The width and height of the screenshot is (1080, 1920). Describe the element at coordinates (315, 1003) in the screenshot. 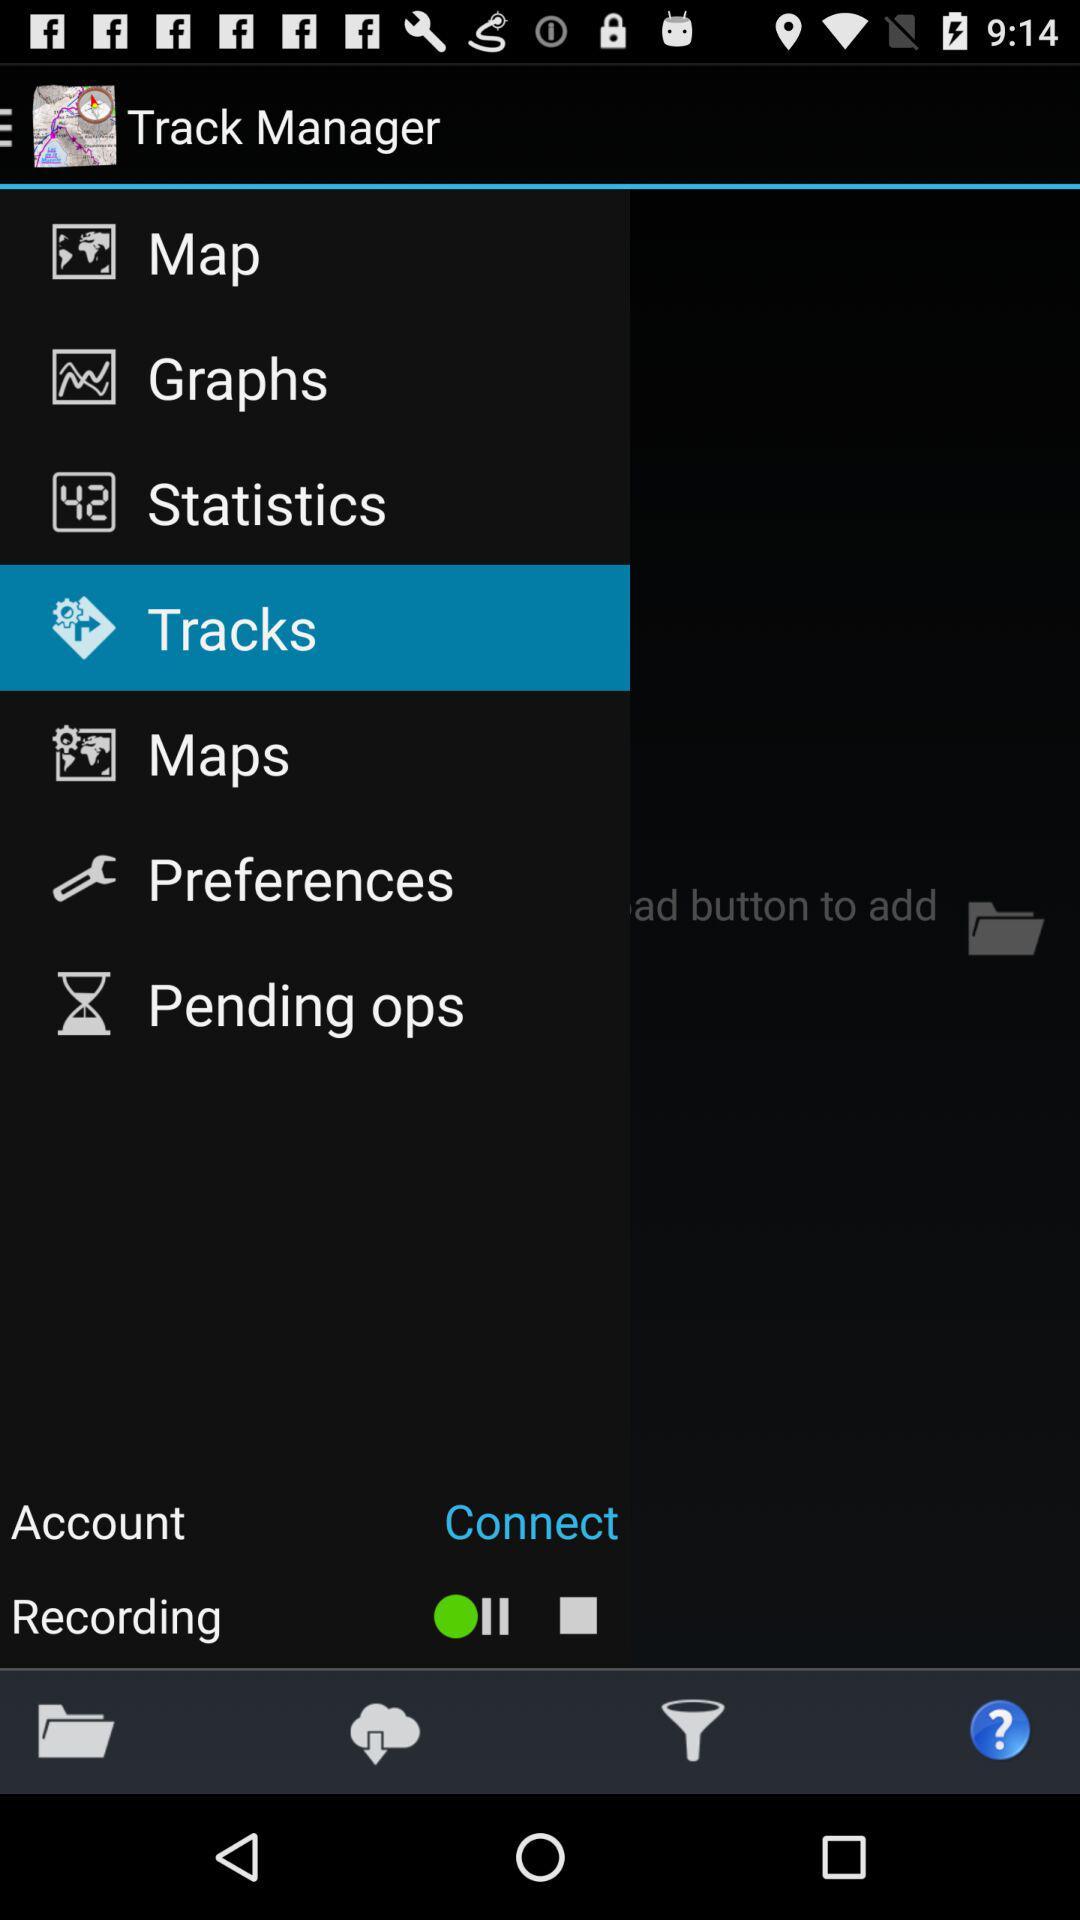

I see `item above the account item` at that location.